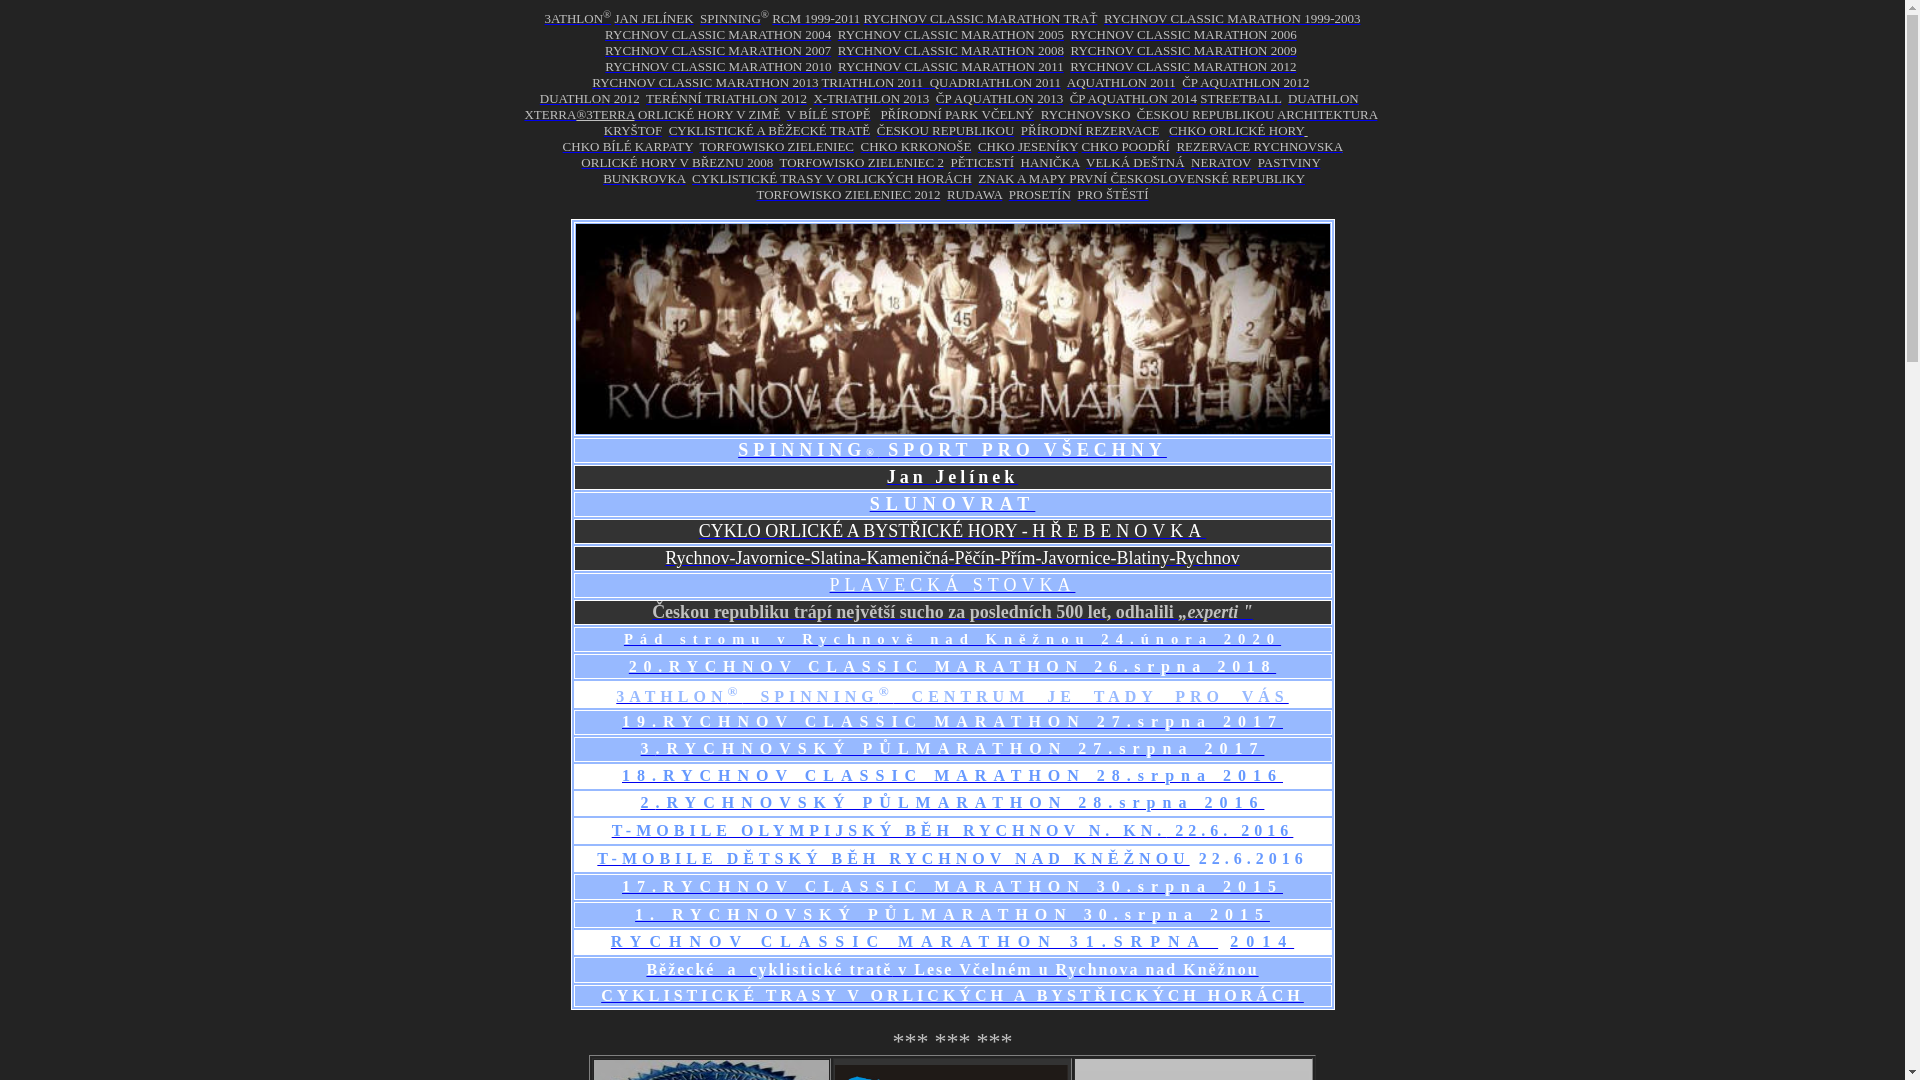 Image resolution: width=1920 pixels, height=1080 pixels. Describe the element at coordinates (754, 193) in the screenshot. I see `'TORFOWISKO ZIELENIEC 2012'` at that location.